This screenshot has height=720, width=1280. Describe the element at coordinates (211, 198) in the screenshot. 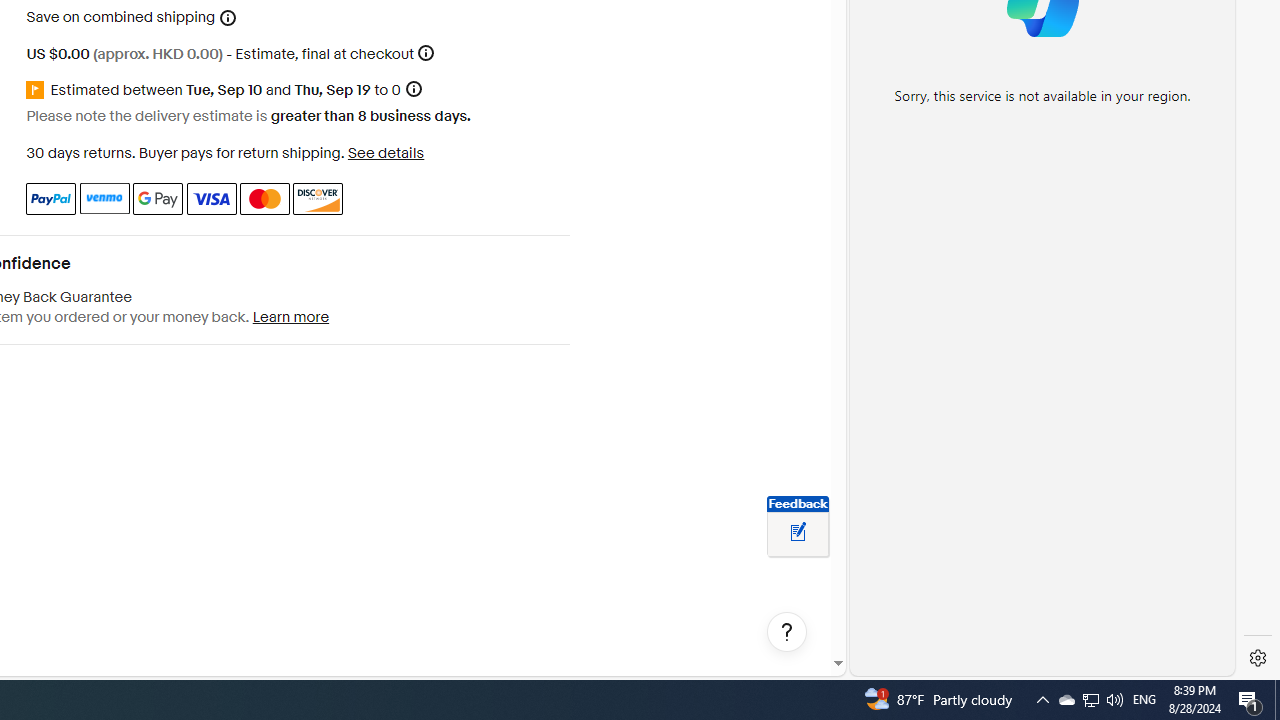

I see `'Visa'` at that location.